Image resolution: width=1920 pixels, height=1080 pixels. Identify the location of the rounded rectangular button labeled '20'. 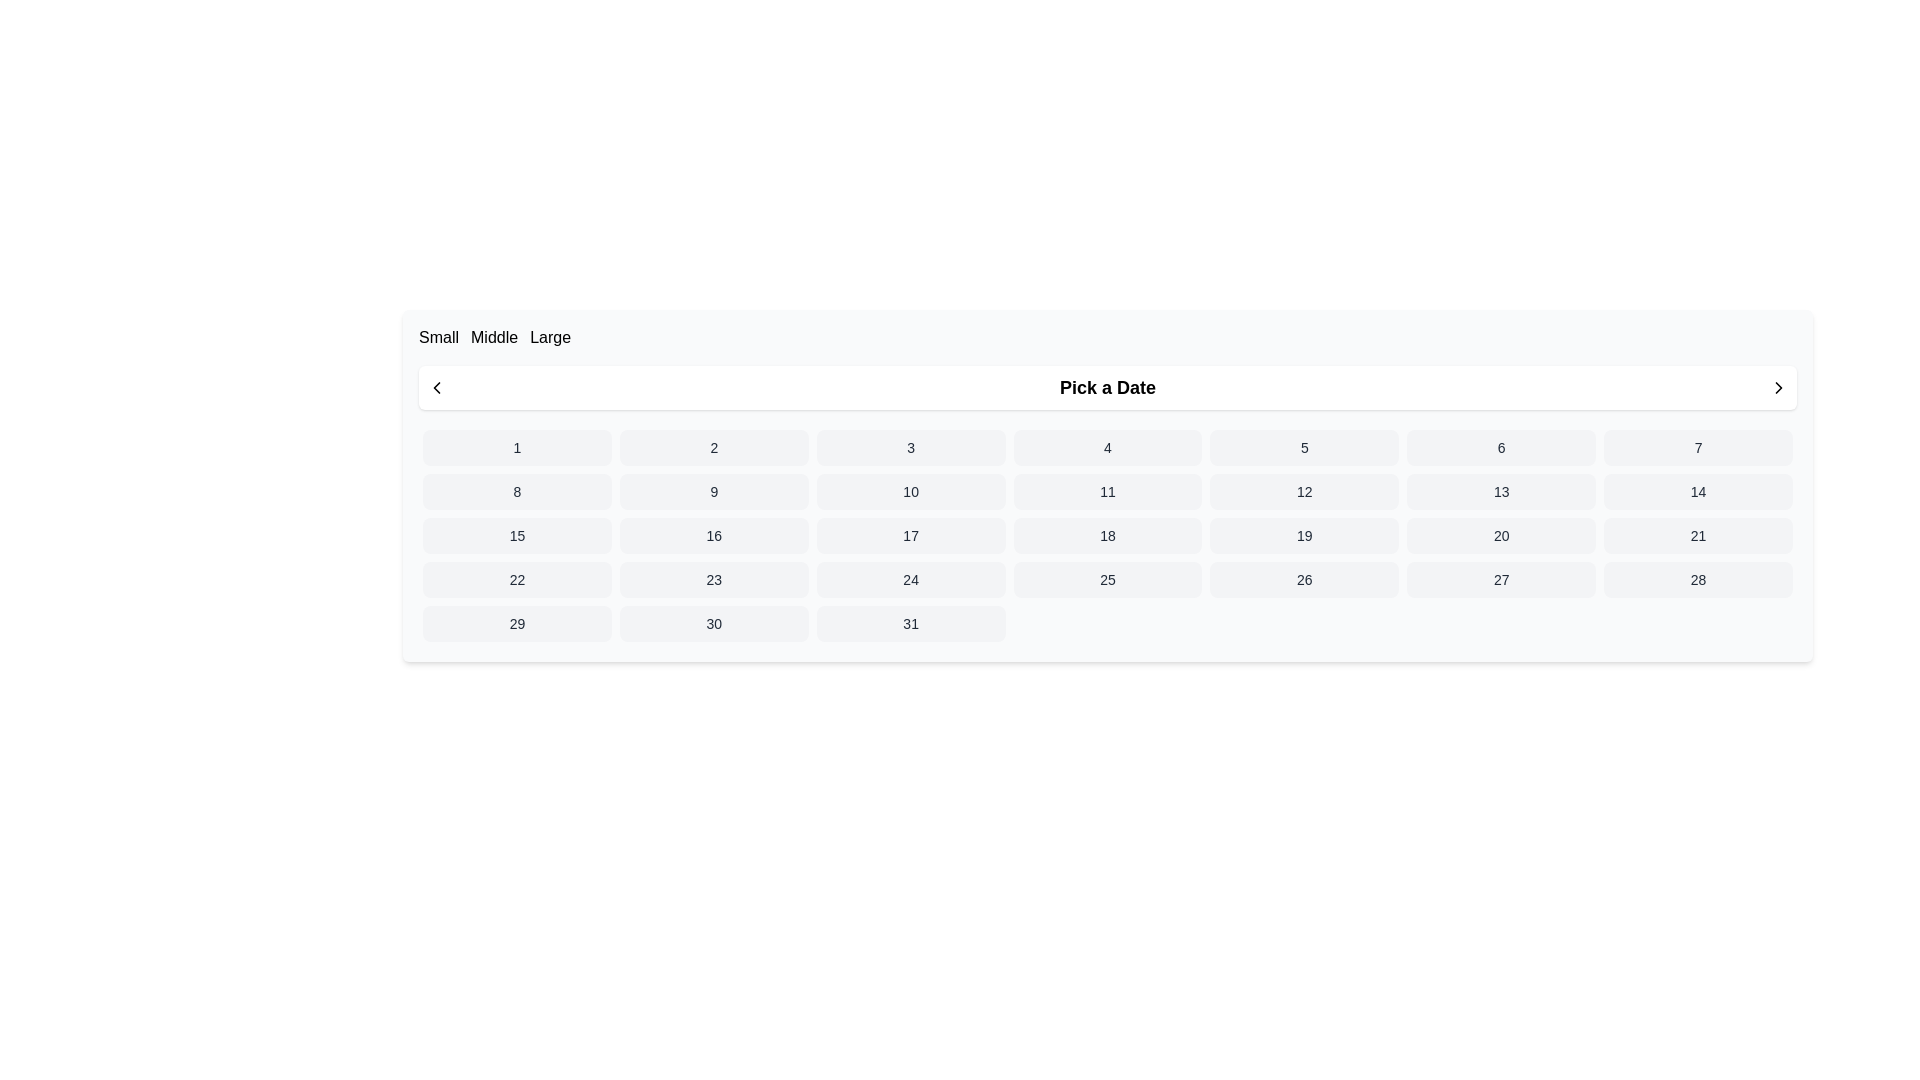
(1501, 535).